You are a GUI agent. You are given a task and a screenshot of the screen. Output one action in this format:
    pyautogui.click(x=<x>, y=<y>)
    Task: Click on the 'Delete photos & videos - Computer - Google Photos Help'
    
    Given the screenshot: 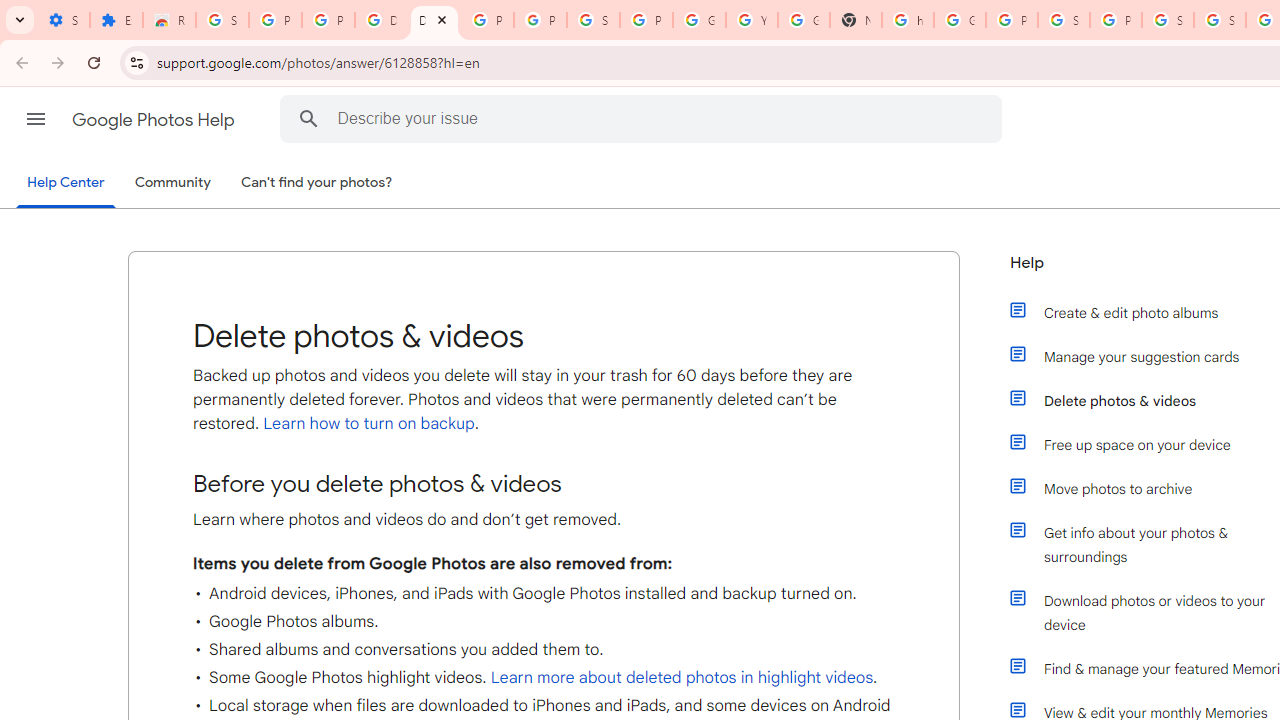 What is the action you would take?
    pyautogui.click(x=381, y=20)
    